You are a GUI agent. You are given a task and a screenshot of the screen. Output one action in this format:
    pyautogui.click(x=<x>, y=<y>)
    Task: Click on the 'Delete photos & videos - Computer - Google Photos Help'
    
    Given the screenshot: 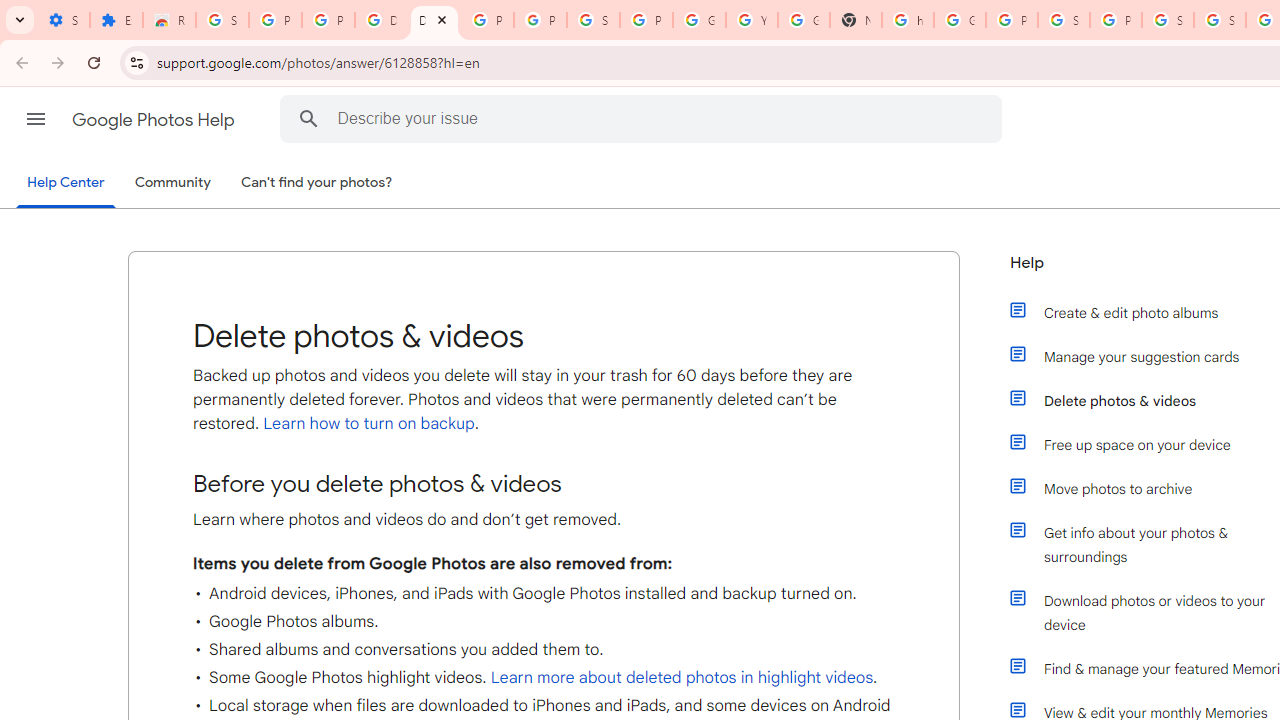 What is the action you would take?
    pyautogui.click(x=381, y=20)
    